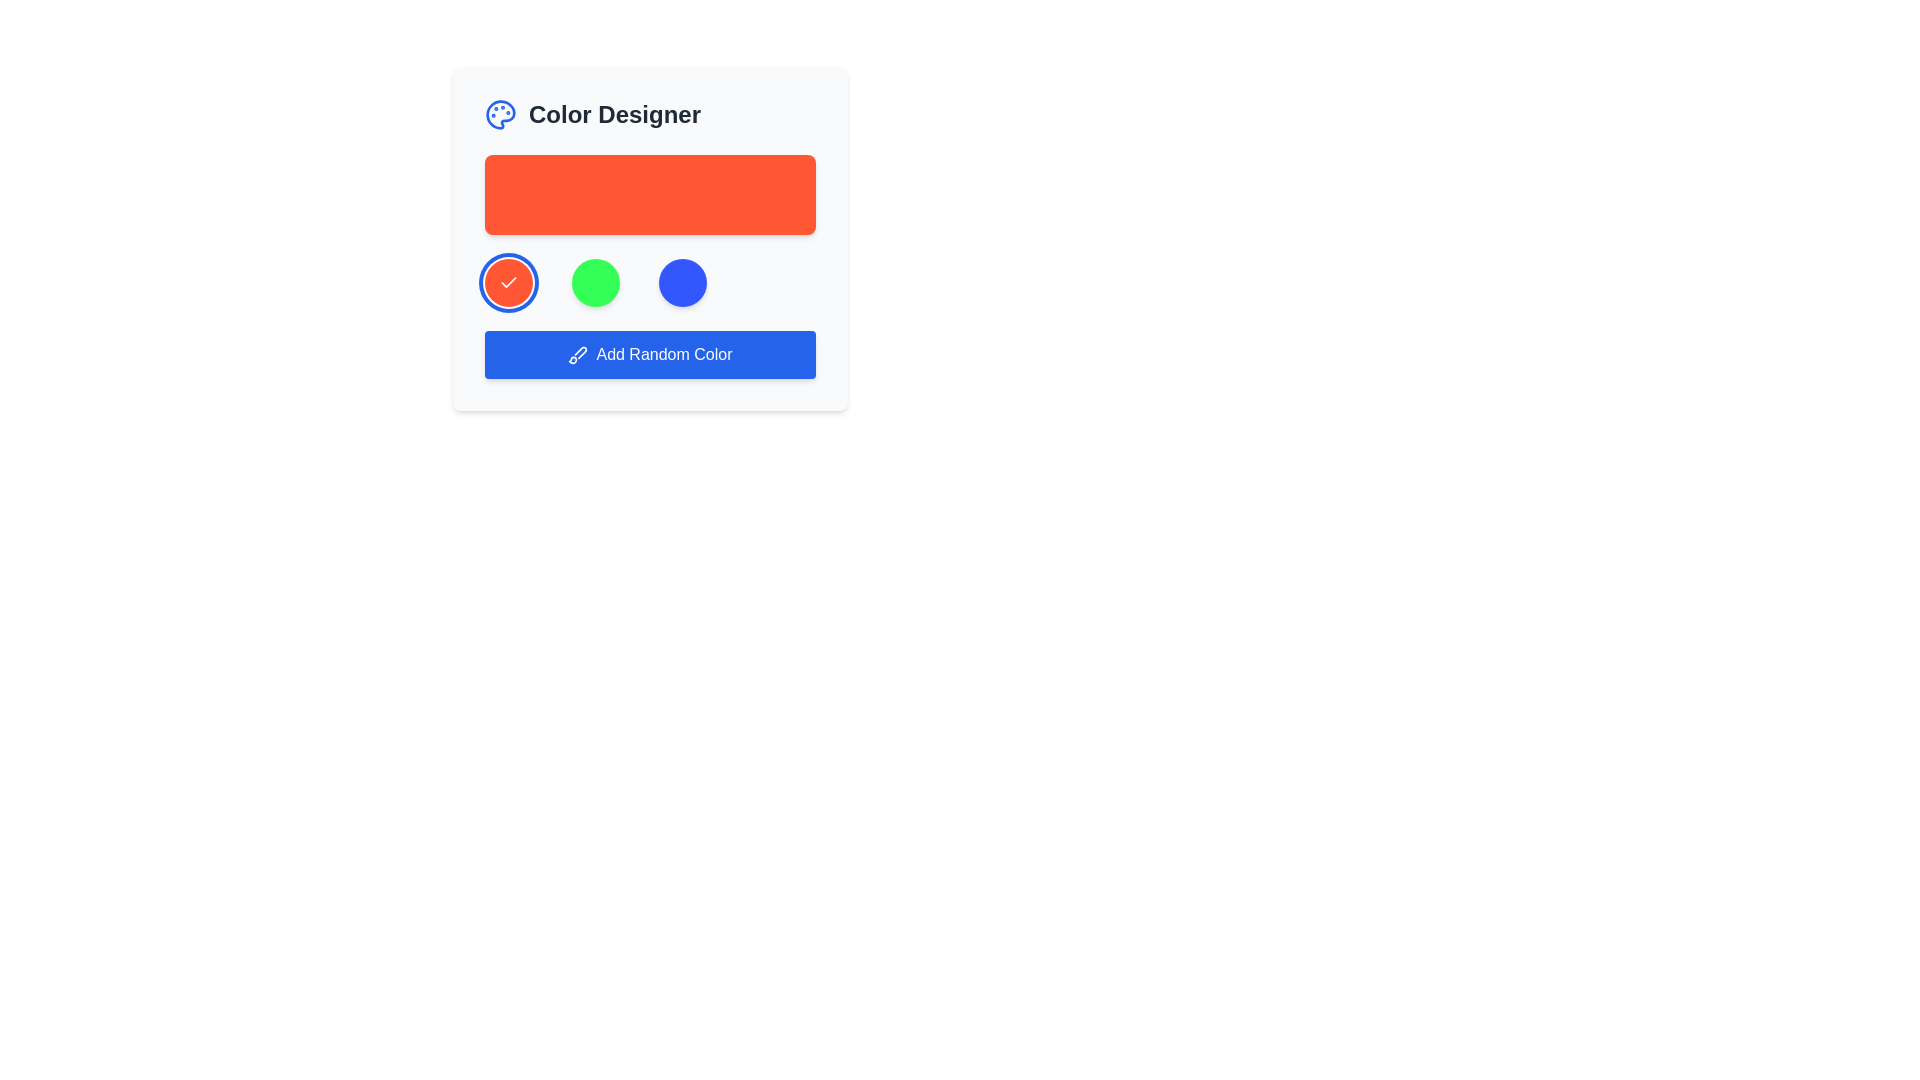 The width and height of the screenshot is (1920, 1080). Describe the element at coordinates (594, 282) in the screenshot. I see `the second circular button located below the red rectangular section and above the blue rectangular button` at that location.